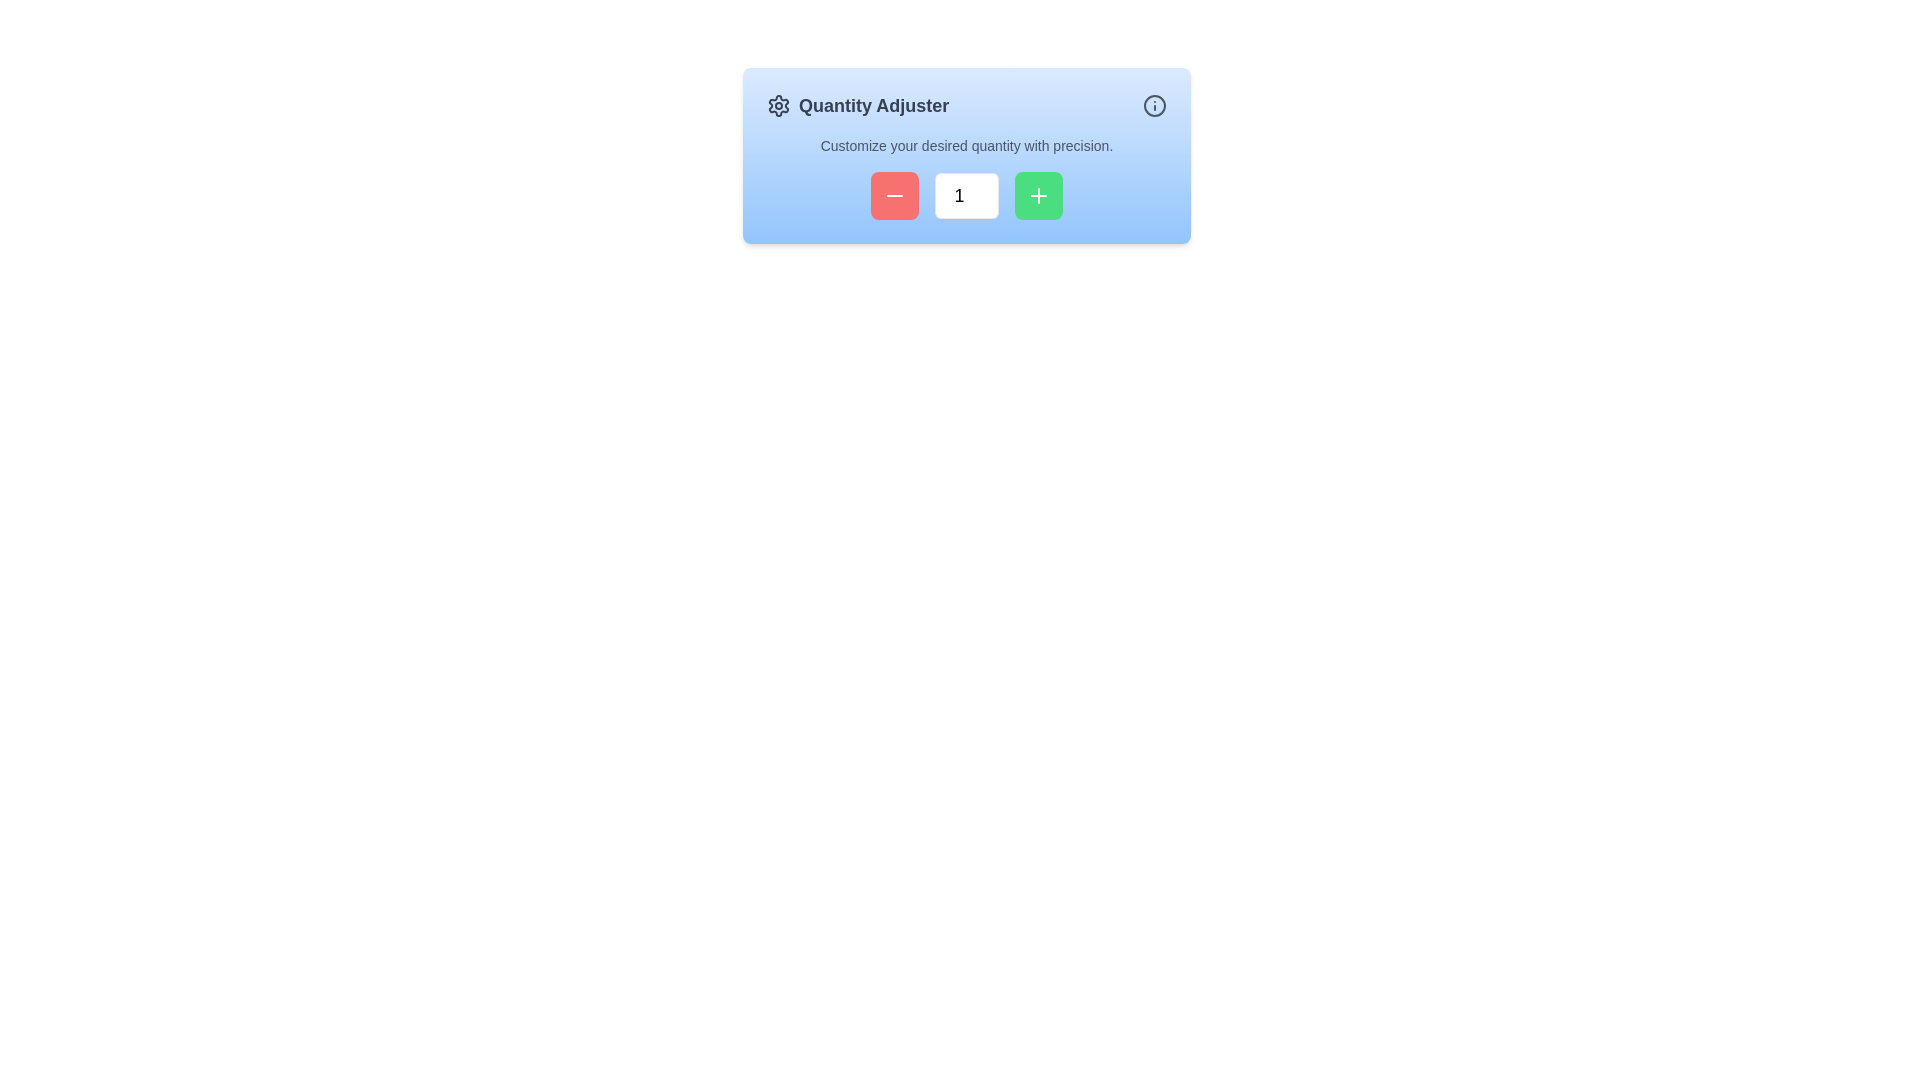  What do you see at coordinates (893, 196) in the screenshot?
I see `the decrement button located to the left of the numeric input field to decrease the quantity` at bounding box center [893, 196].